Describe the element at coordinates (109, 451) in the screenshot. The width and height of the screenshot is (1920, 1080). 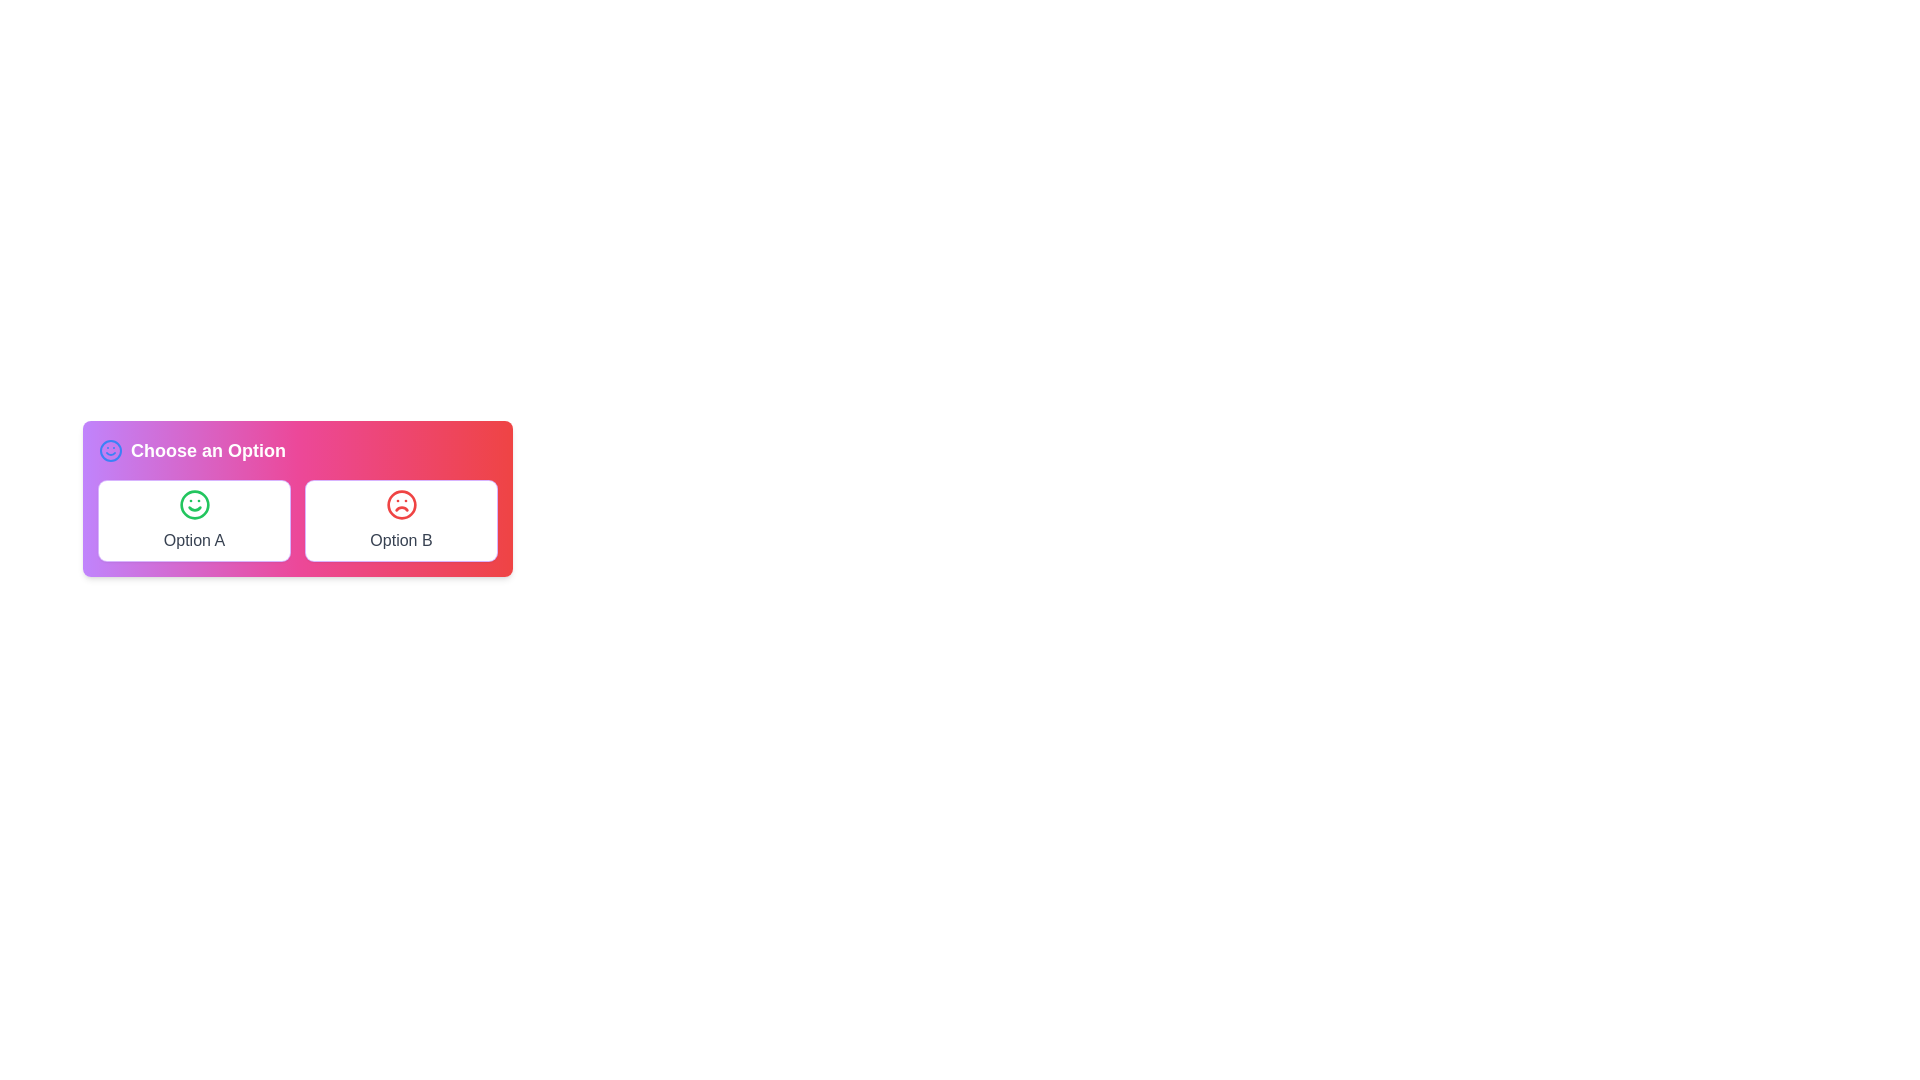
I see `the decorative icon indicating a positive sentiment, located to the left of the 'Choose an Option' section` at that location.